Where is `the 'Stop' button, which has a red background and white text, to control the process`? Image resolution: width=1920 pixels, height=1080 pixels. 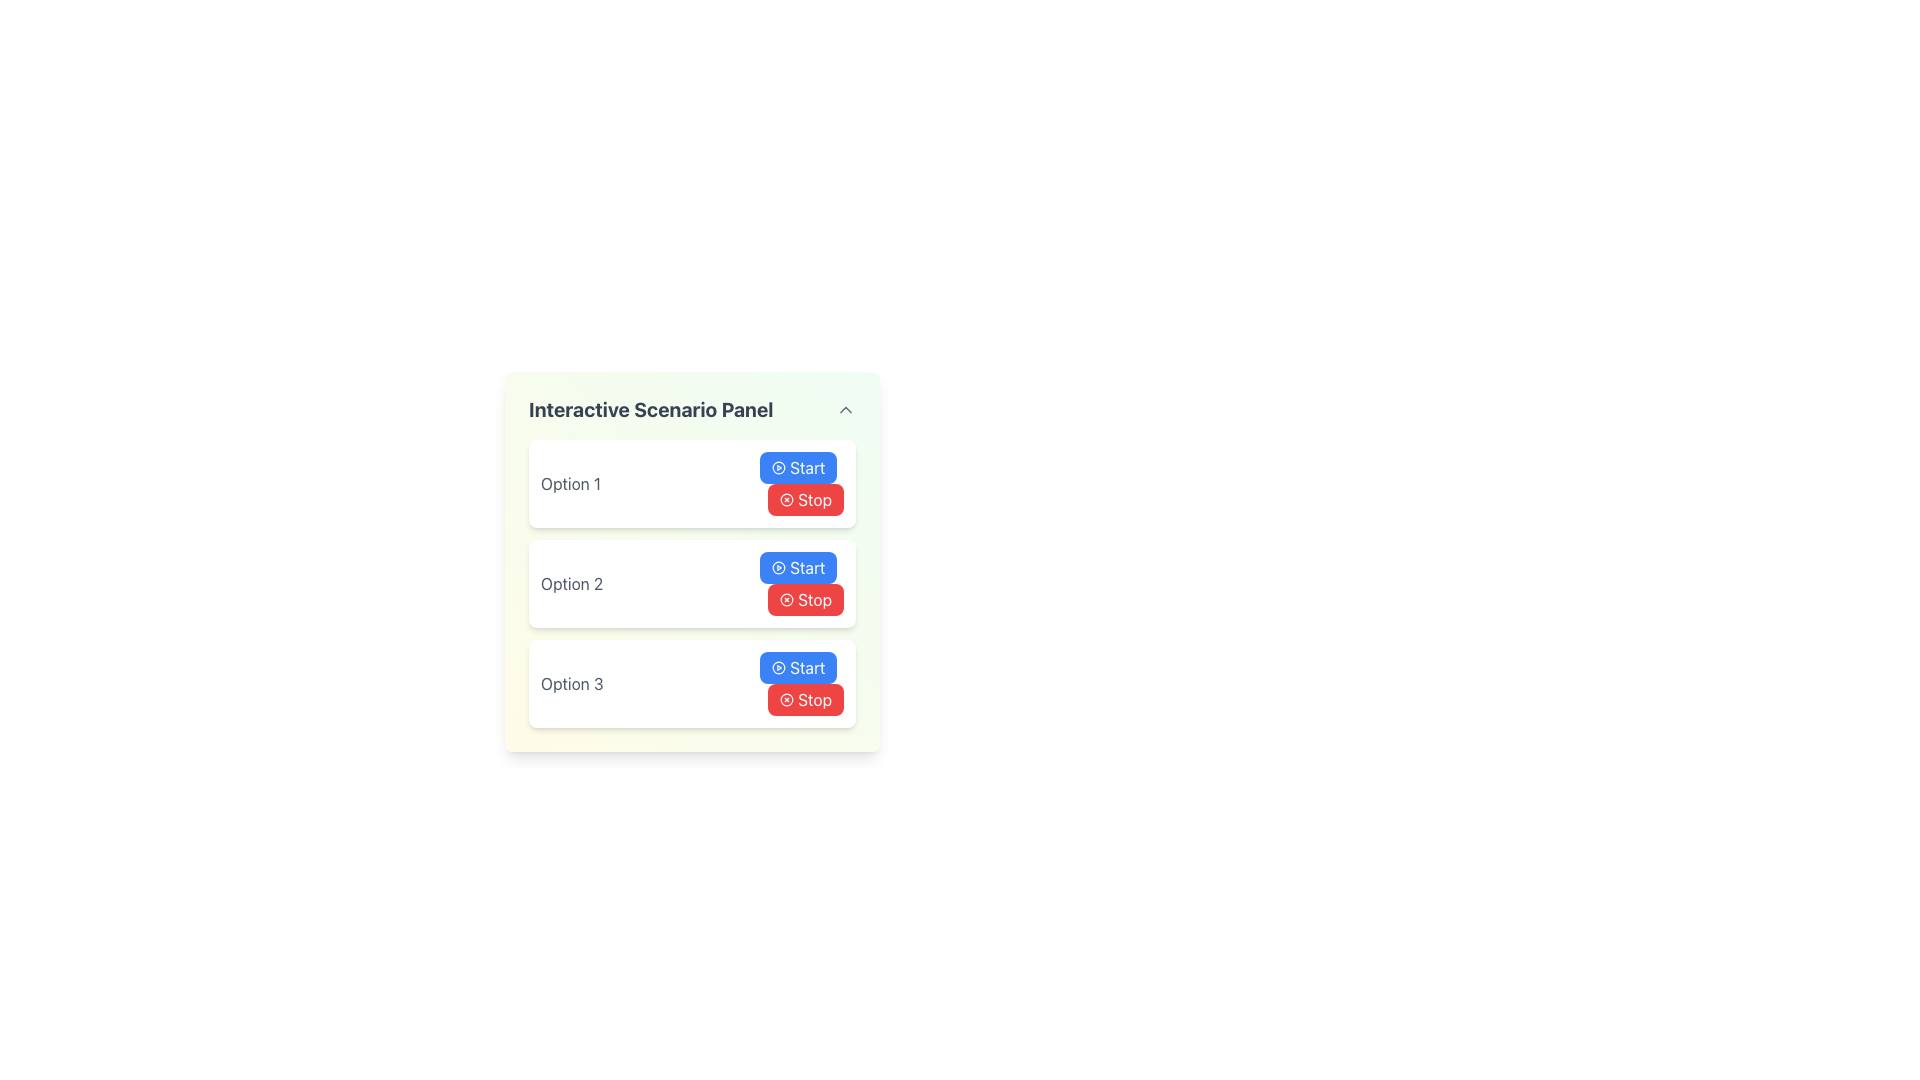
the 'Stop' button, which has a red background and white text, to control the process is located at coordinates (806, 698).